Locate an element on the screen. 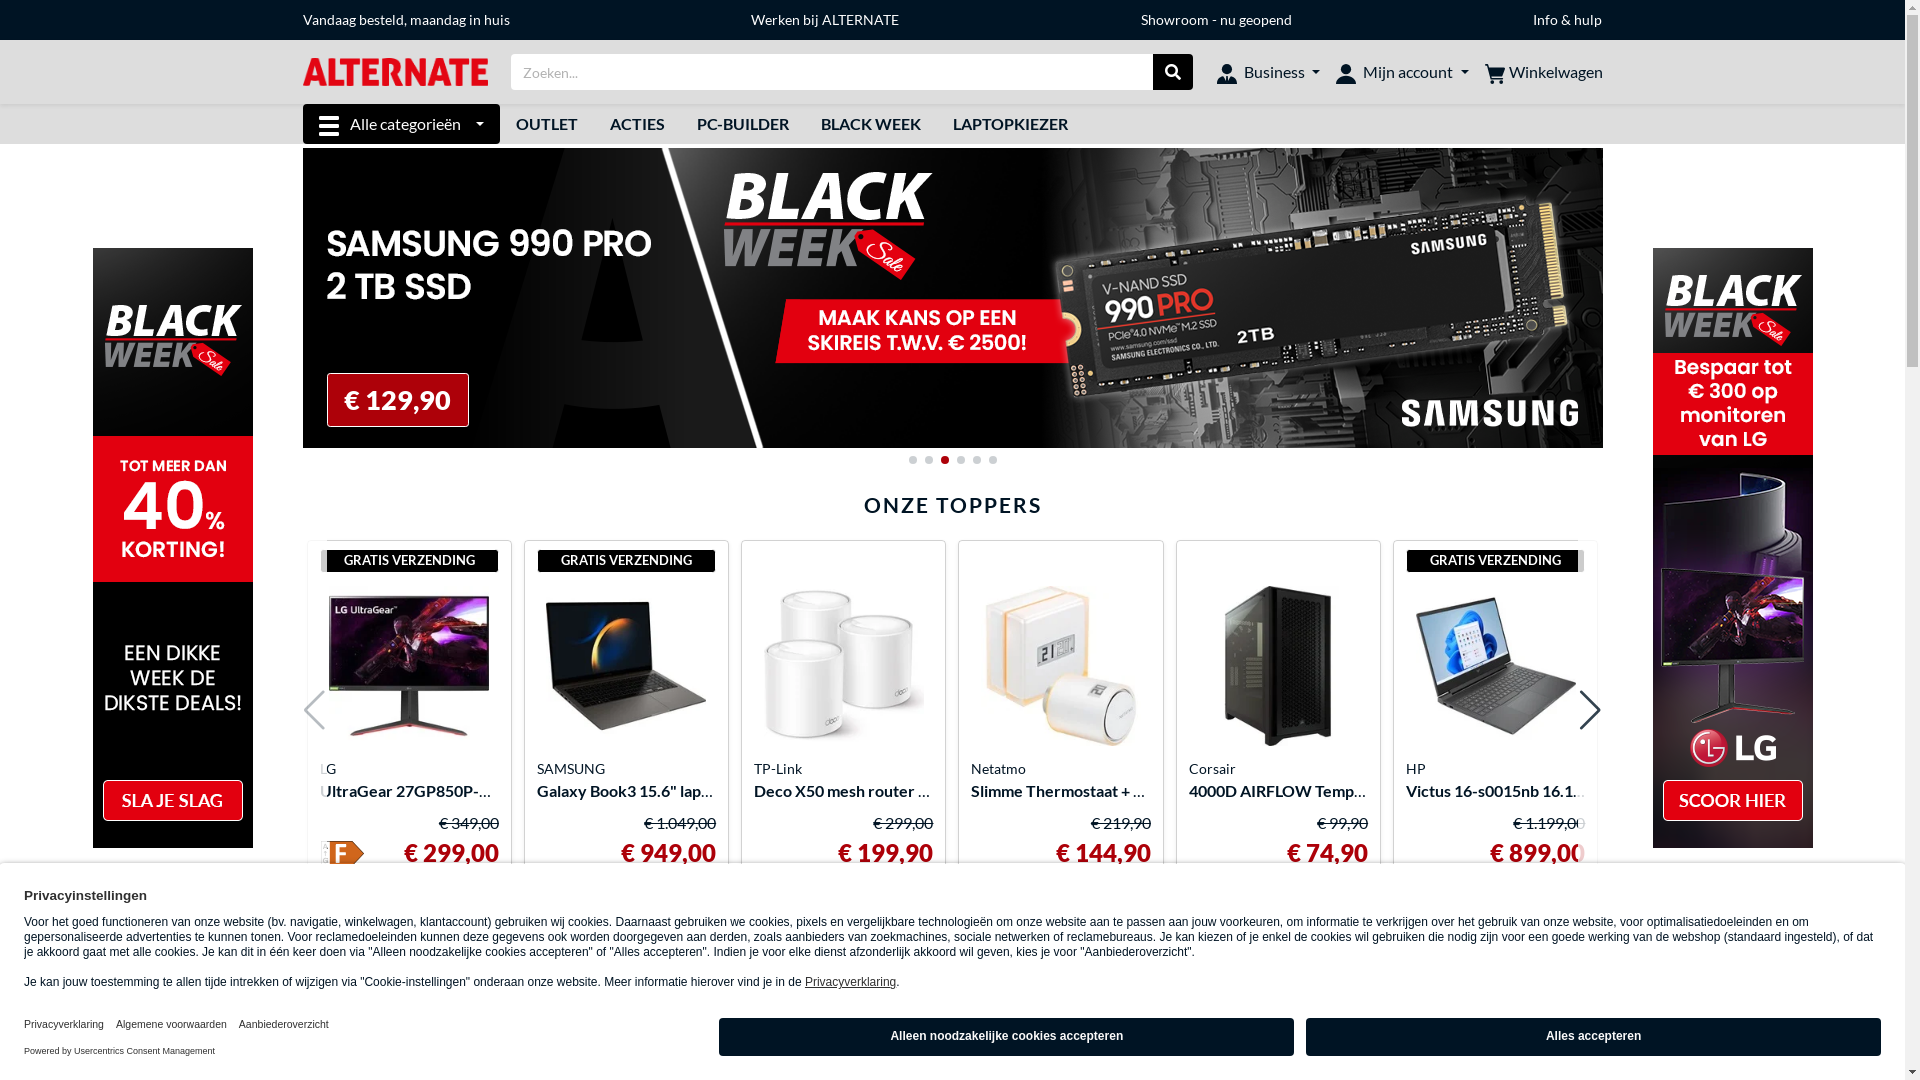 The width and height of the screenshot is (1920, 1080). 'Showroom - nu geopend' is located at coordinates (1141, 19).